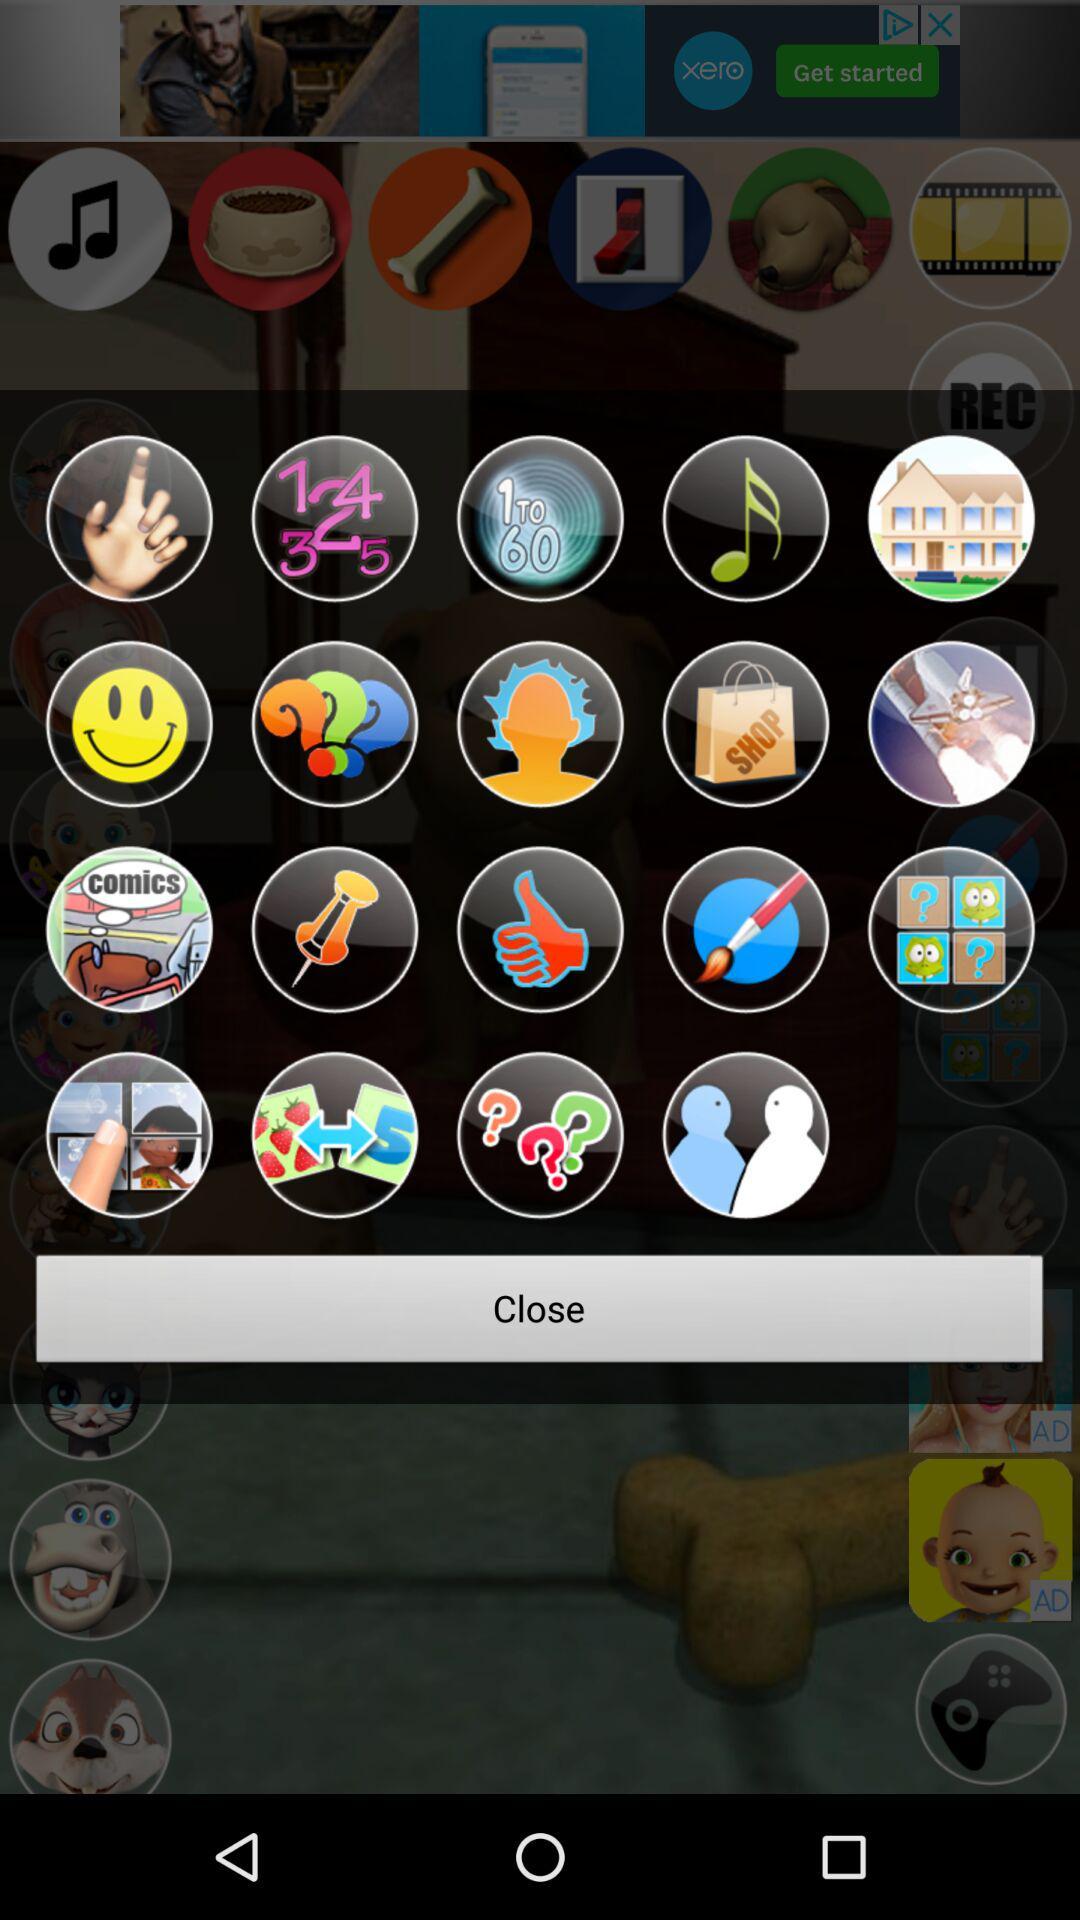 Image resolution: width=1080 pixels, height=1920 pixels. What do you see at coordinates (745, 555) in the screenshot?
I see `the music icon` at bounding box center [745, 555].